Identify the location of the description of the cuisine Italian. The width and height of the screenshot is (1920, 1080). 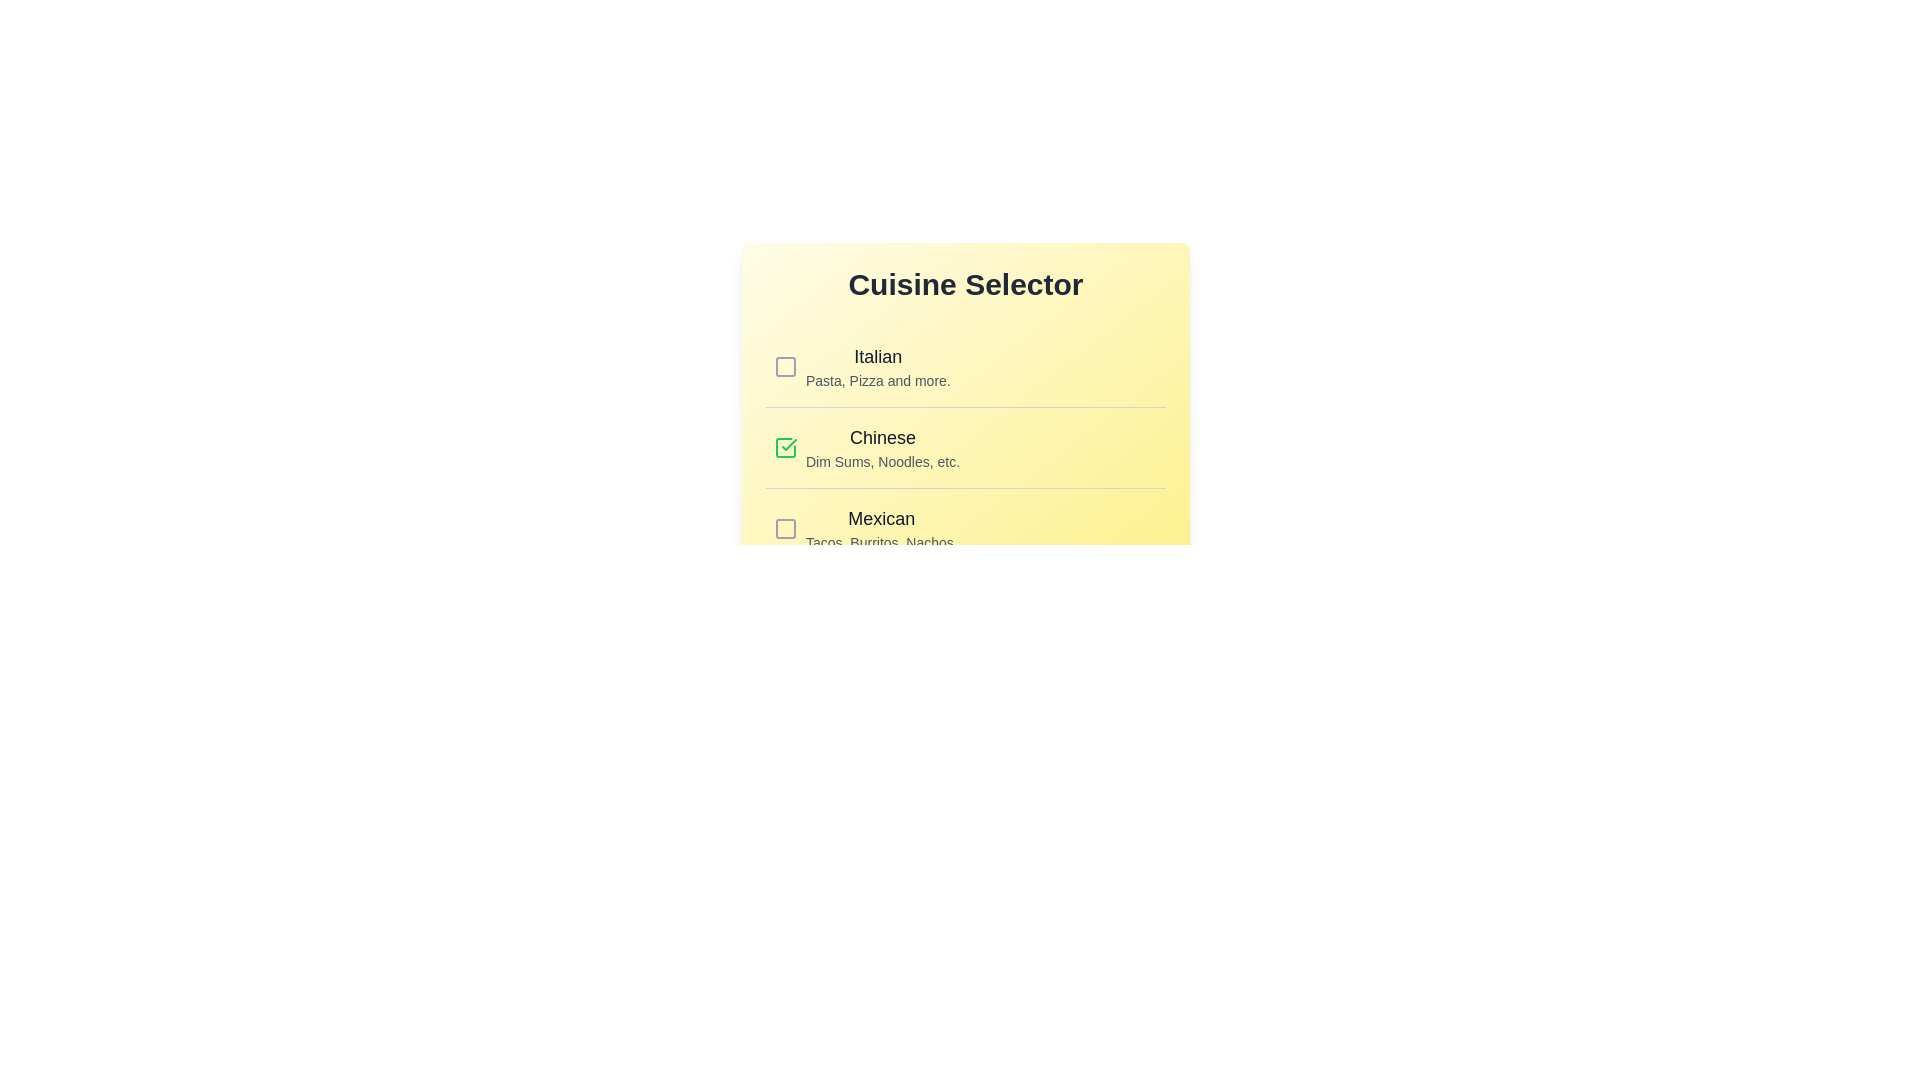
(878, 356).